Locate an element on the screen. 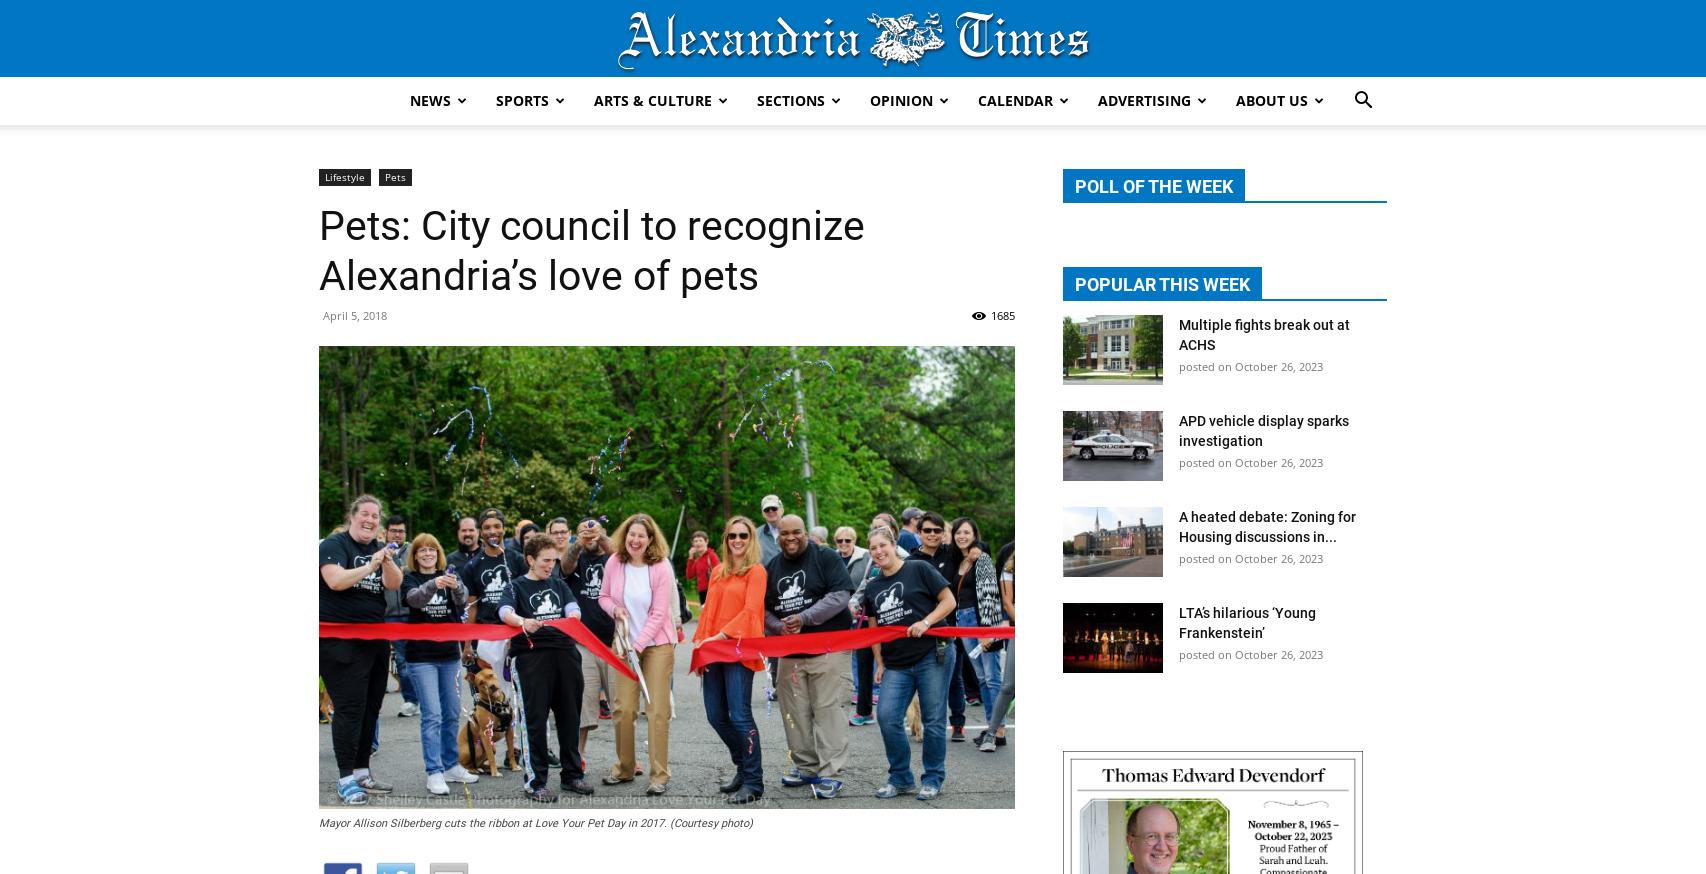  'POPULAR THIS WEEK' is located at coordinates (1162, 283).